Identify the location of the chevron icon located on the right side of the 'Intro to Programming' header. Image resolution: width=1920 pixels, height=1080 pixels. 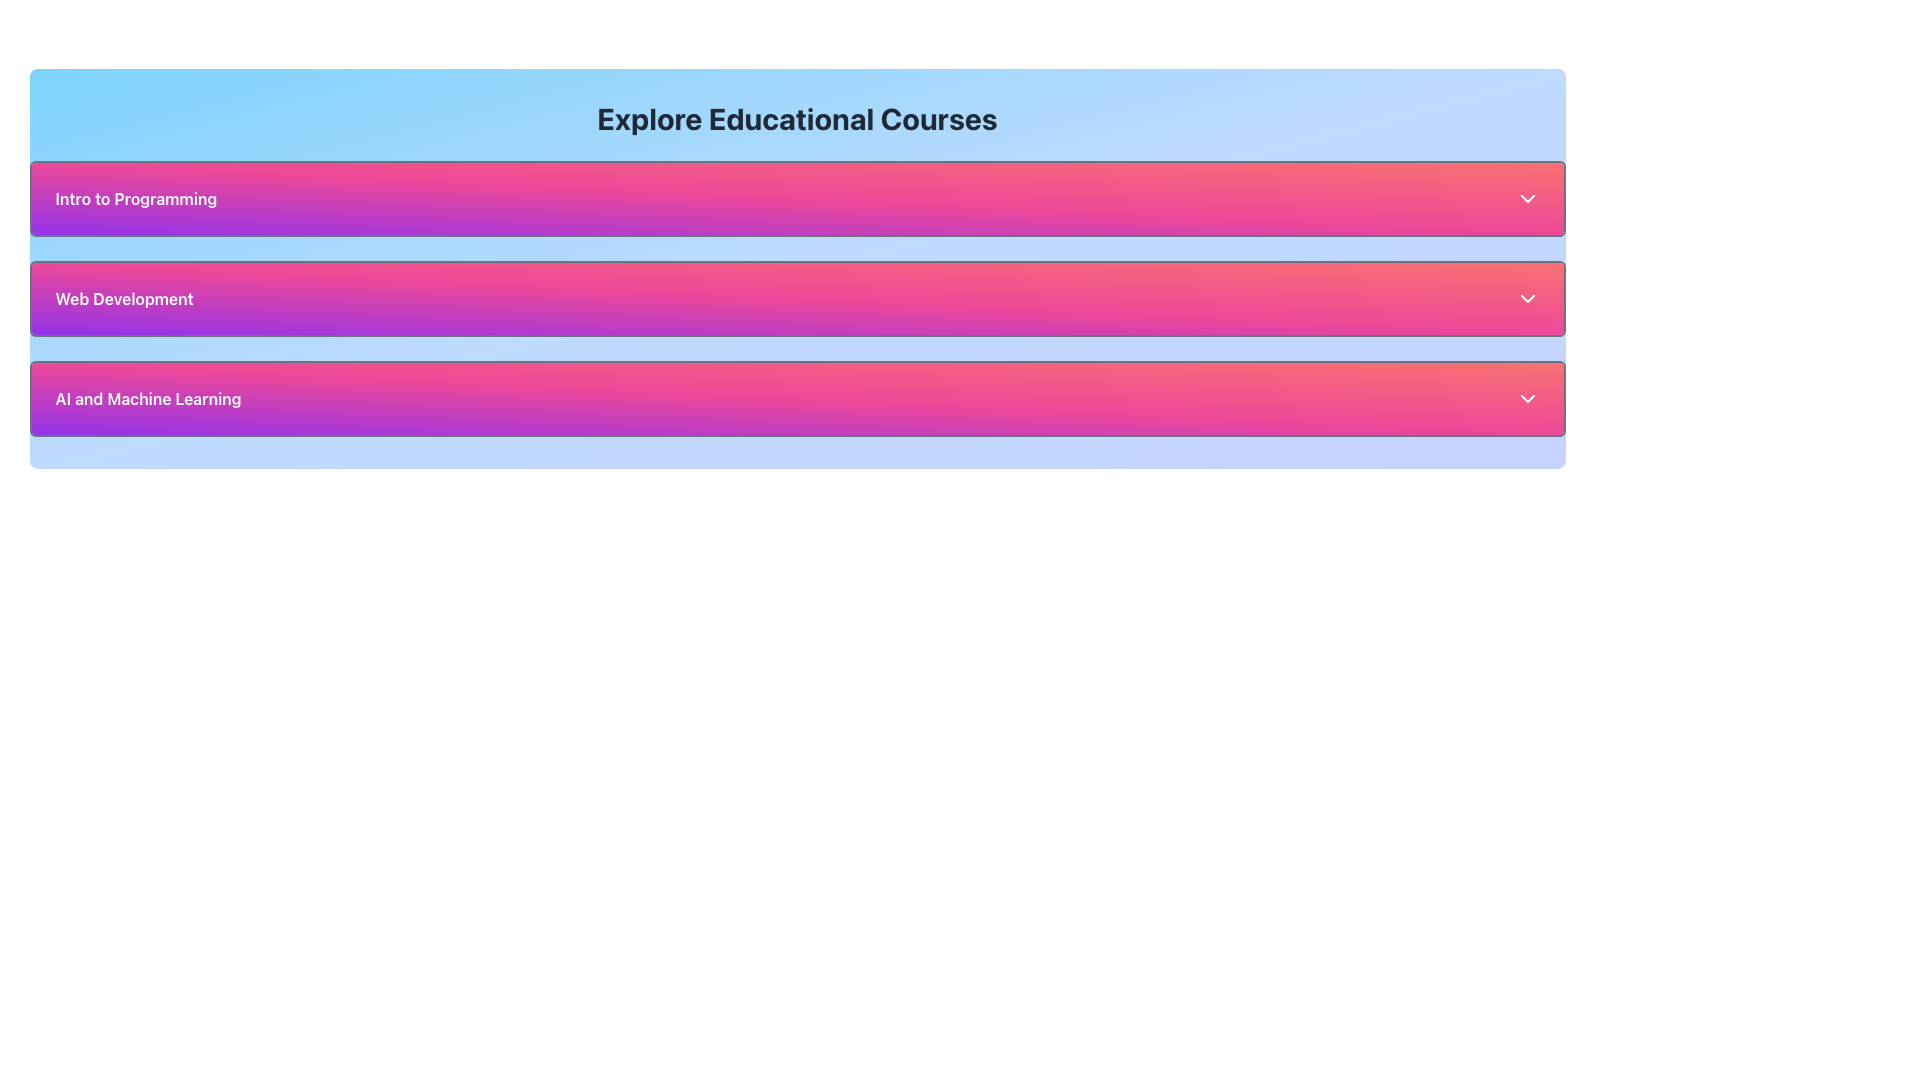
(1526, 199).